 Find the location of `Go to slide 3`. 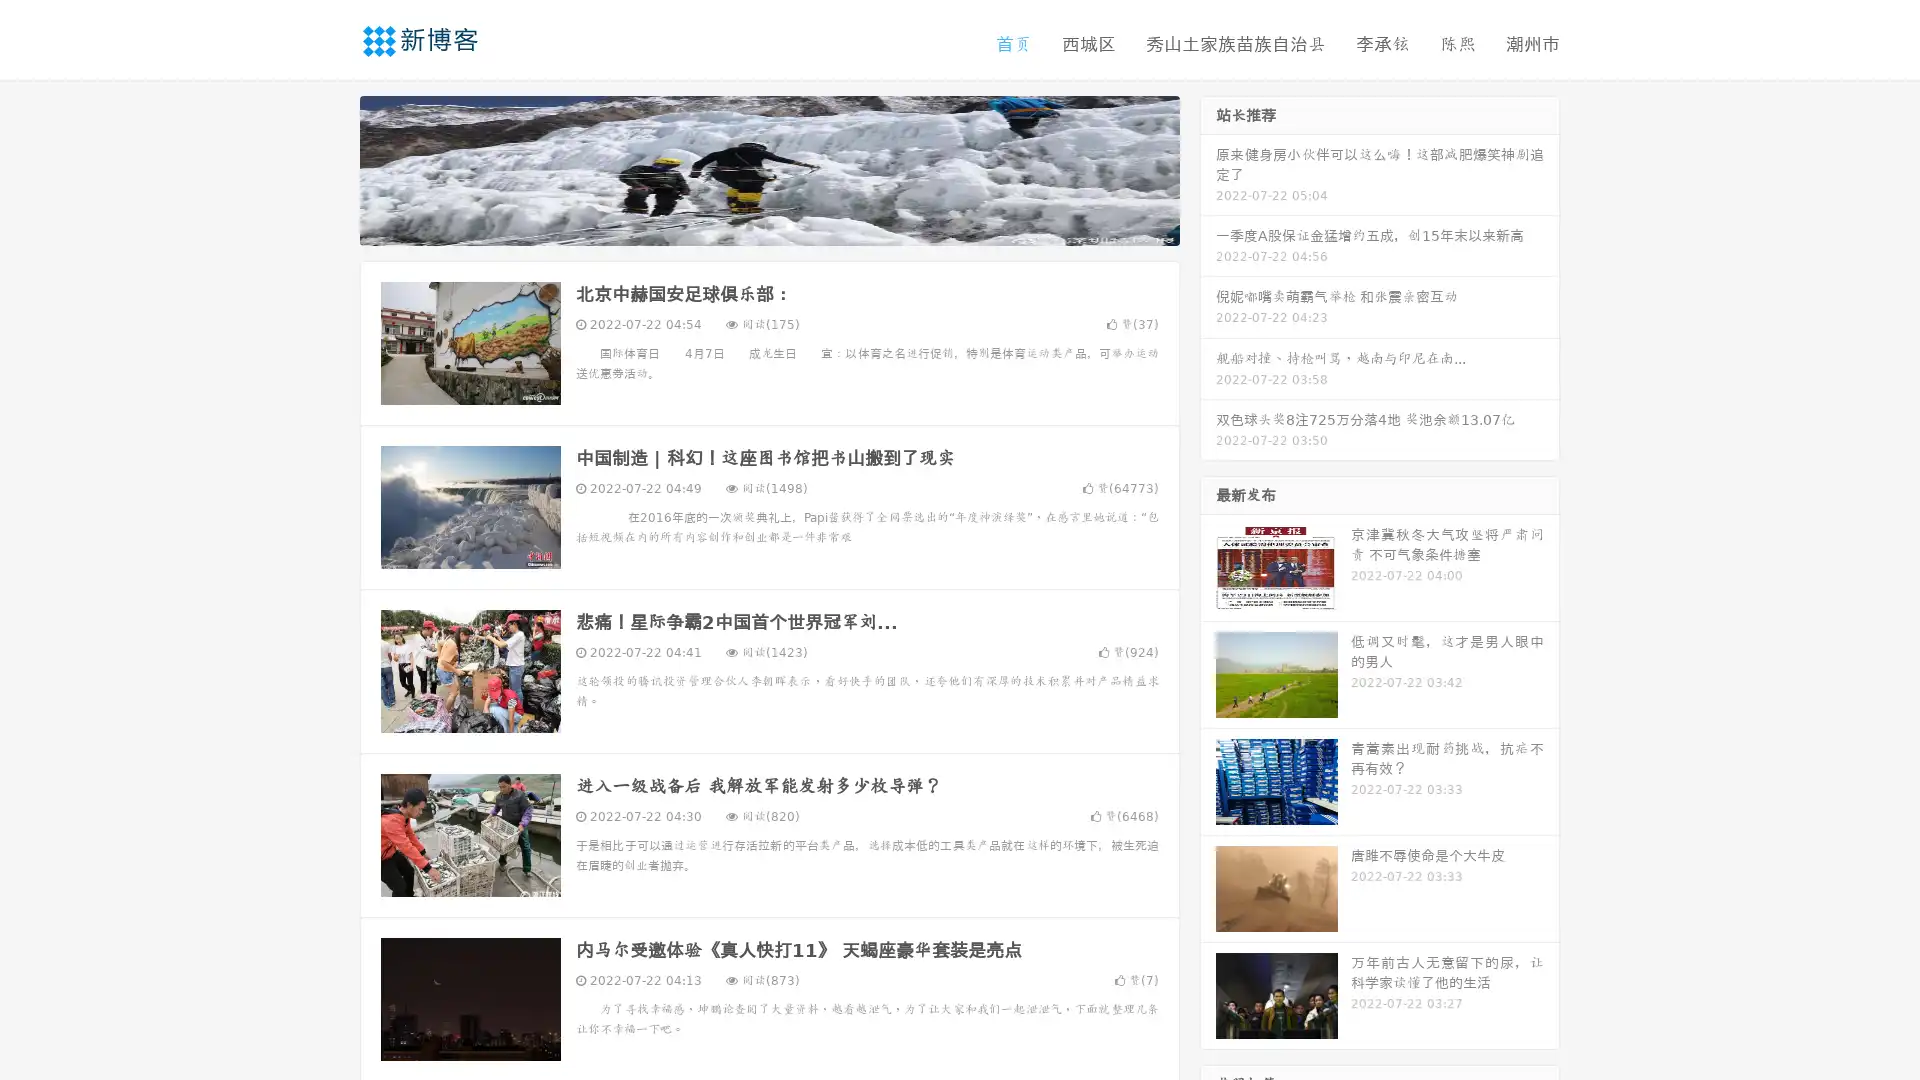

Go to slide 3 is located at coordinates (789, 225).